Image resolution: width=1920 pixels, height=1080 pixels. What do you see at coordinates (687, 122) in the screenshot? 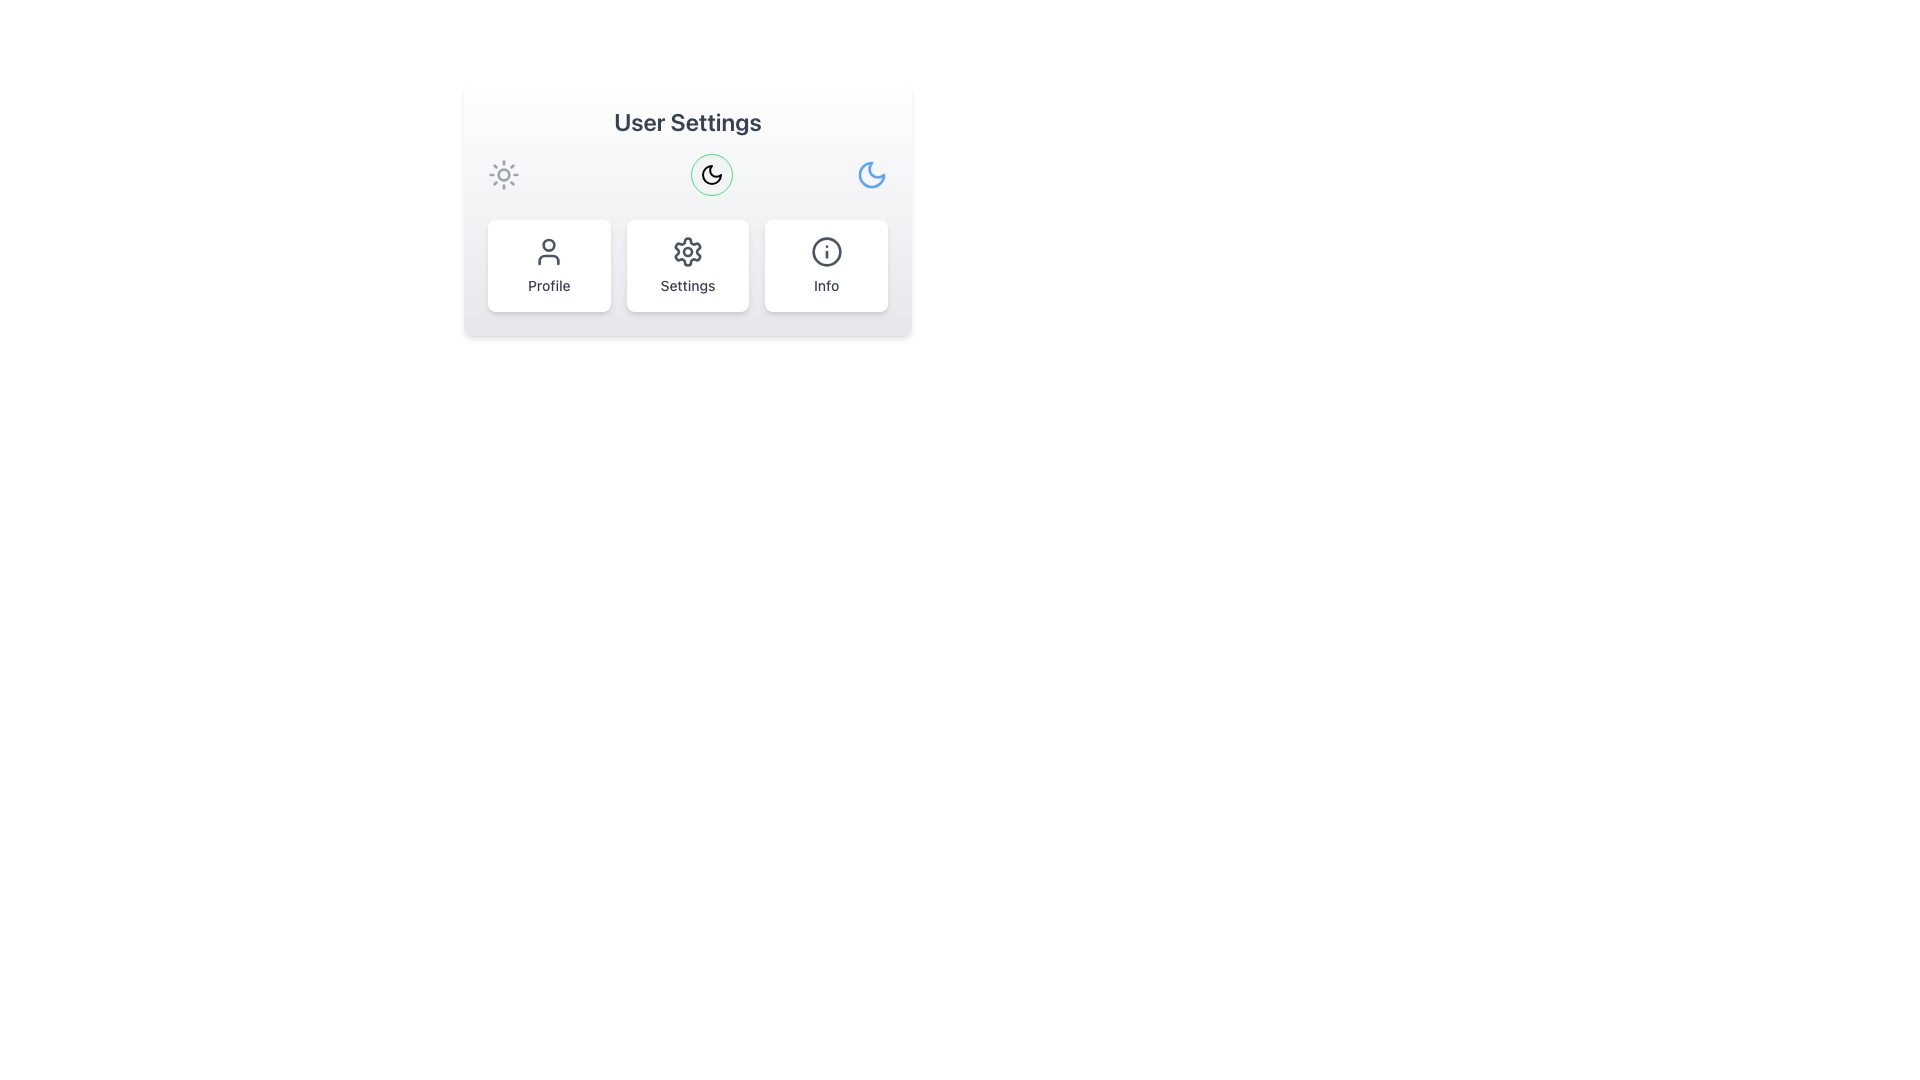
I see `the Static Text that serves as a descriptive header for the user settings section, positioned centrally at the top above other elements` at bounding box center [687, 122].